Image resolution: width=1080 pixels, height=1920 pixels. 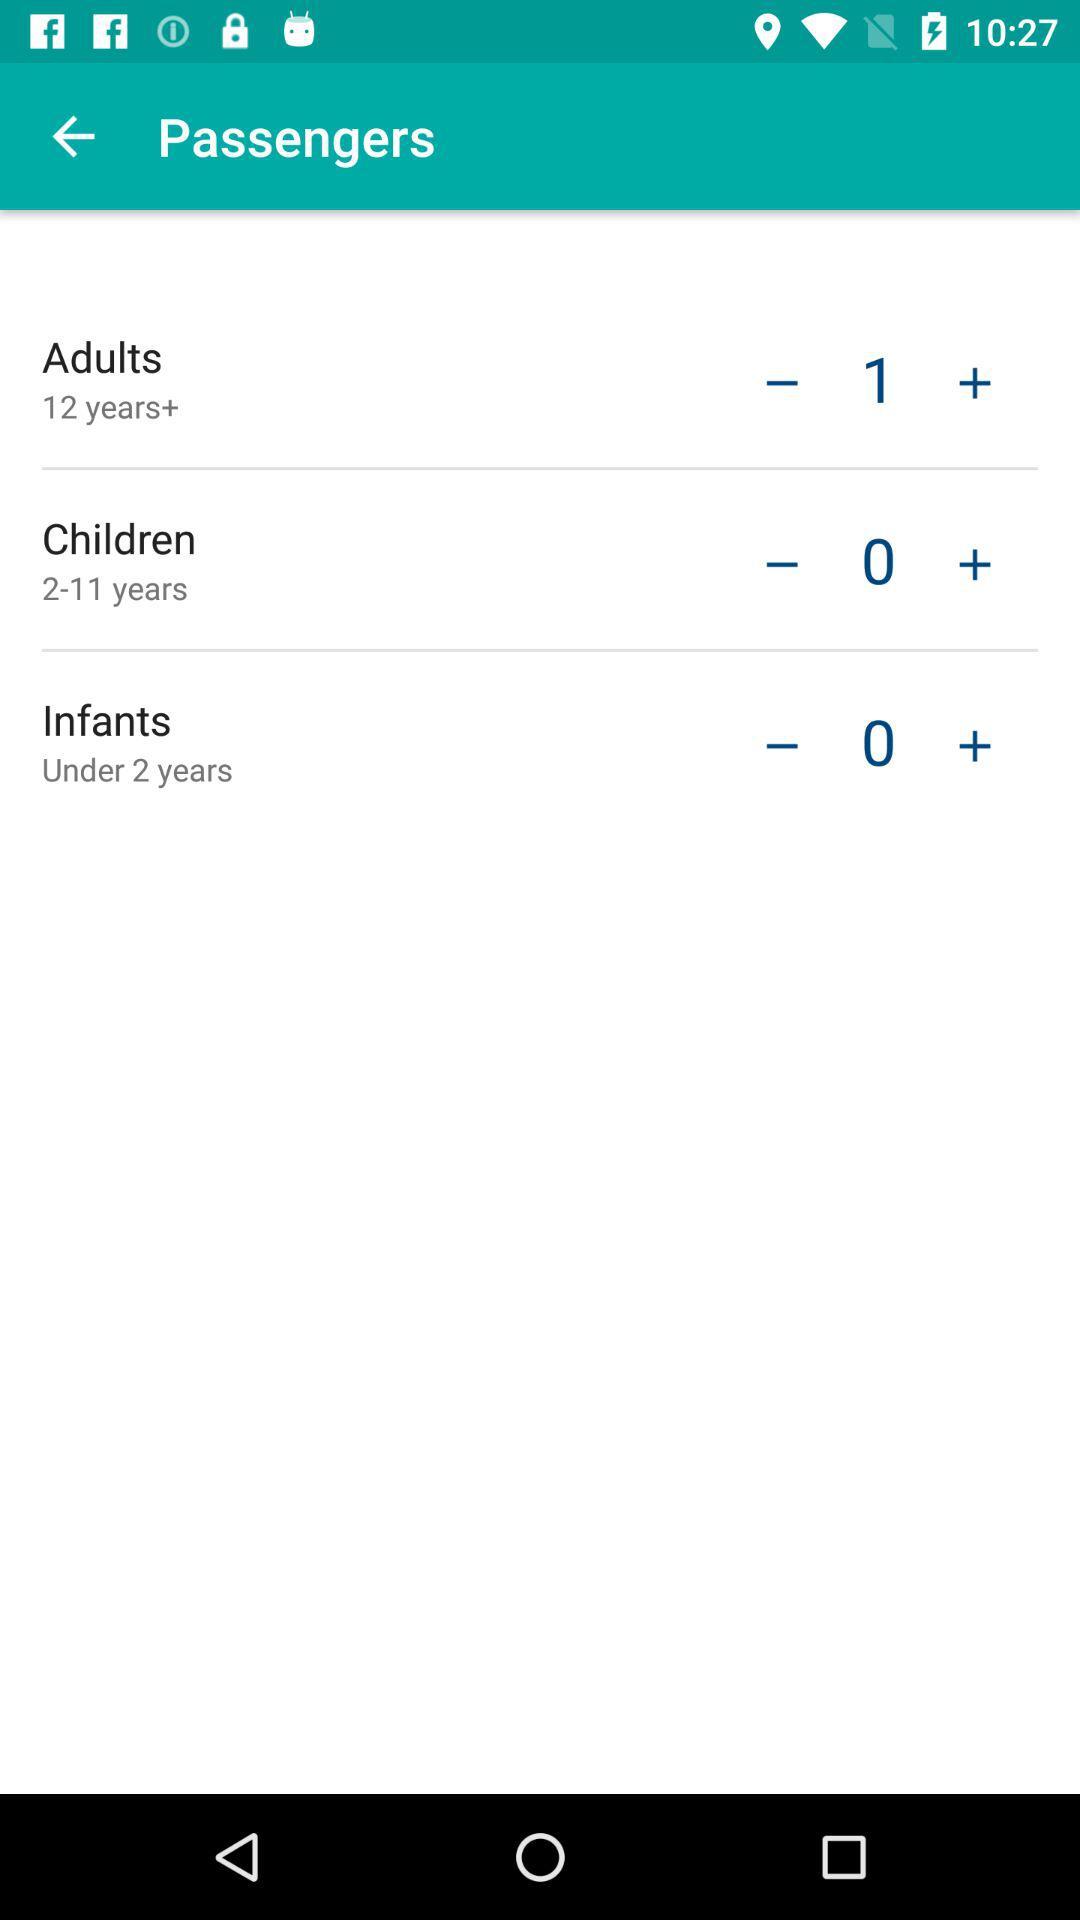 What do you see at coordinates (781, 561) in the screenshot?
I see `the minus icon` at bounding box center [781, 561].